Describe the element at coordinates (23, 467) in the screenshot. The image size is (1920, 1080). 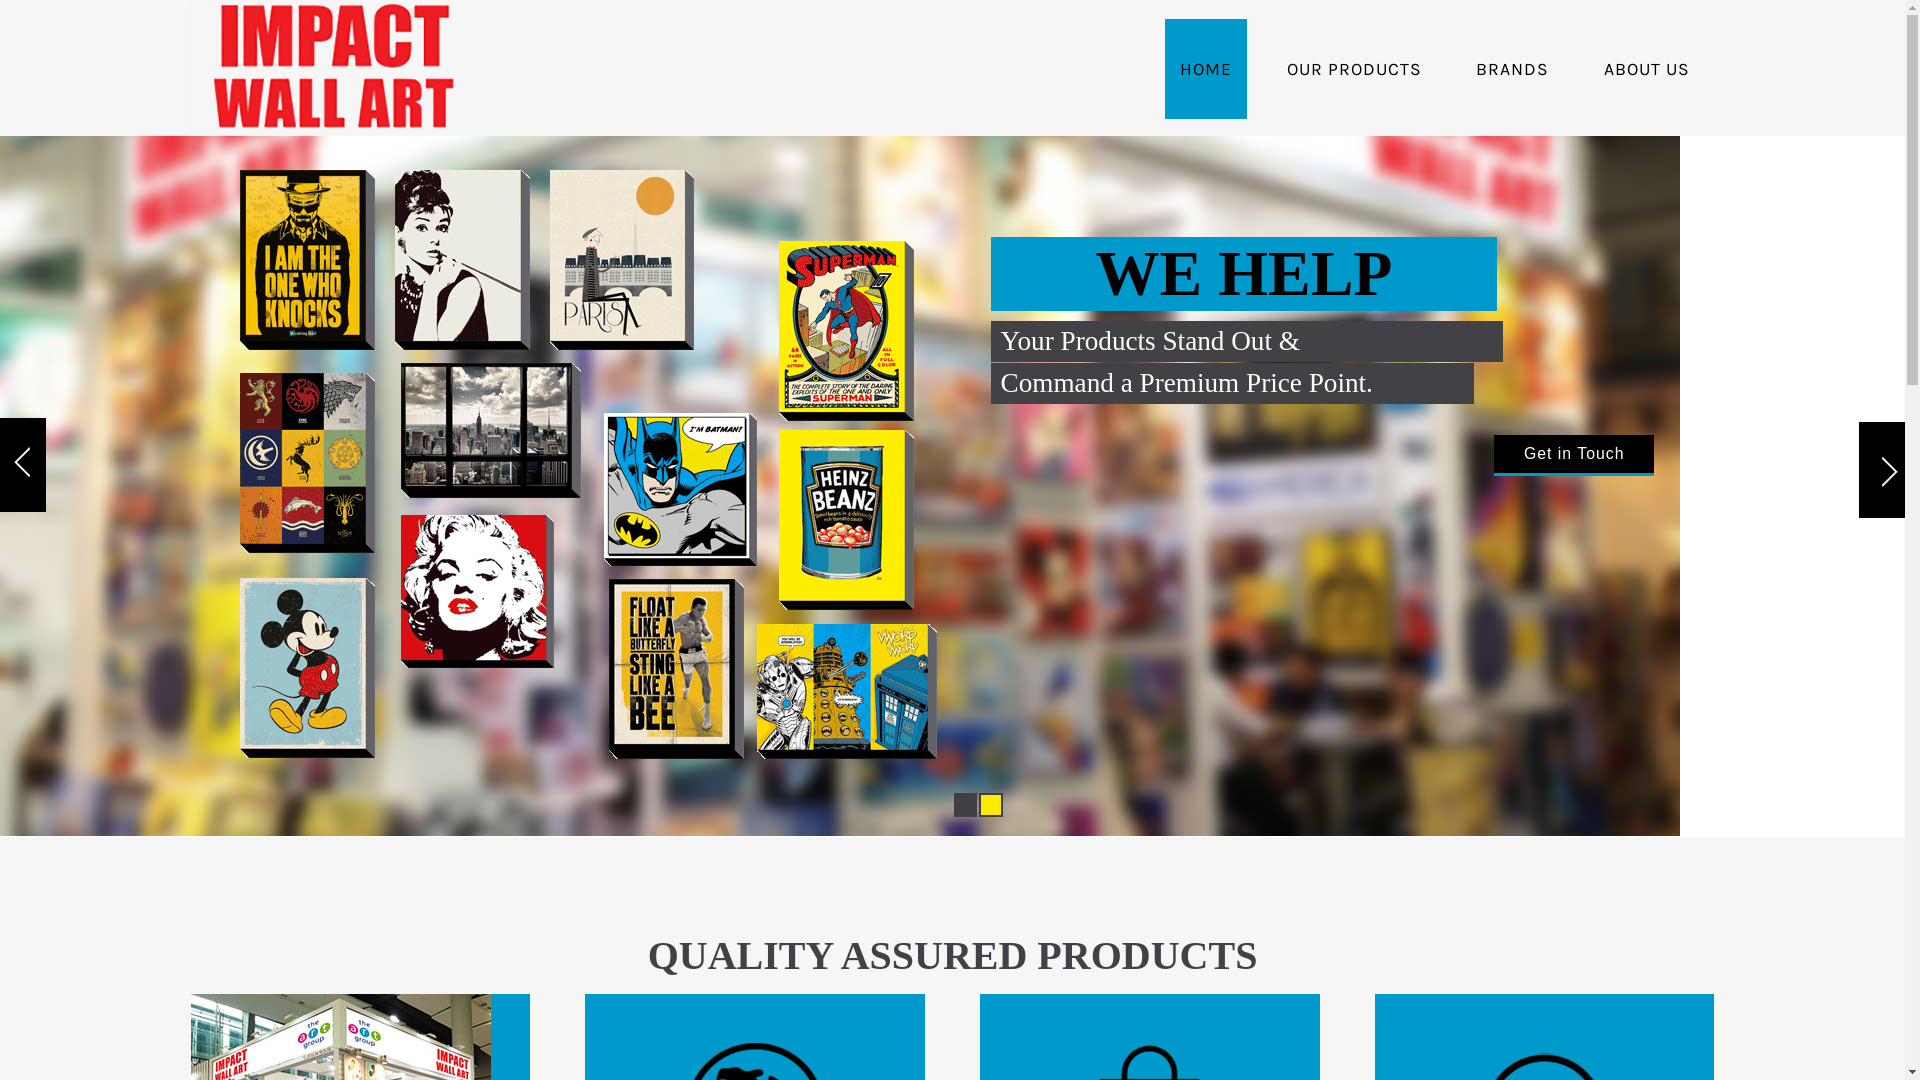
I see `'Previous'` at that location.